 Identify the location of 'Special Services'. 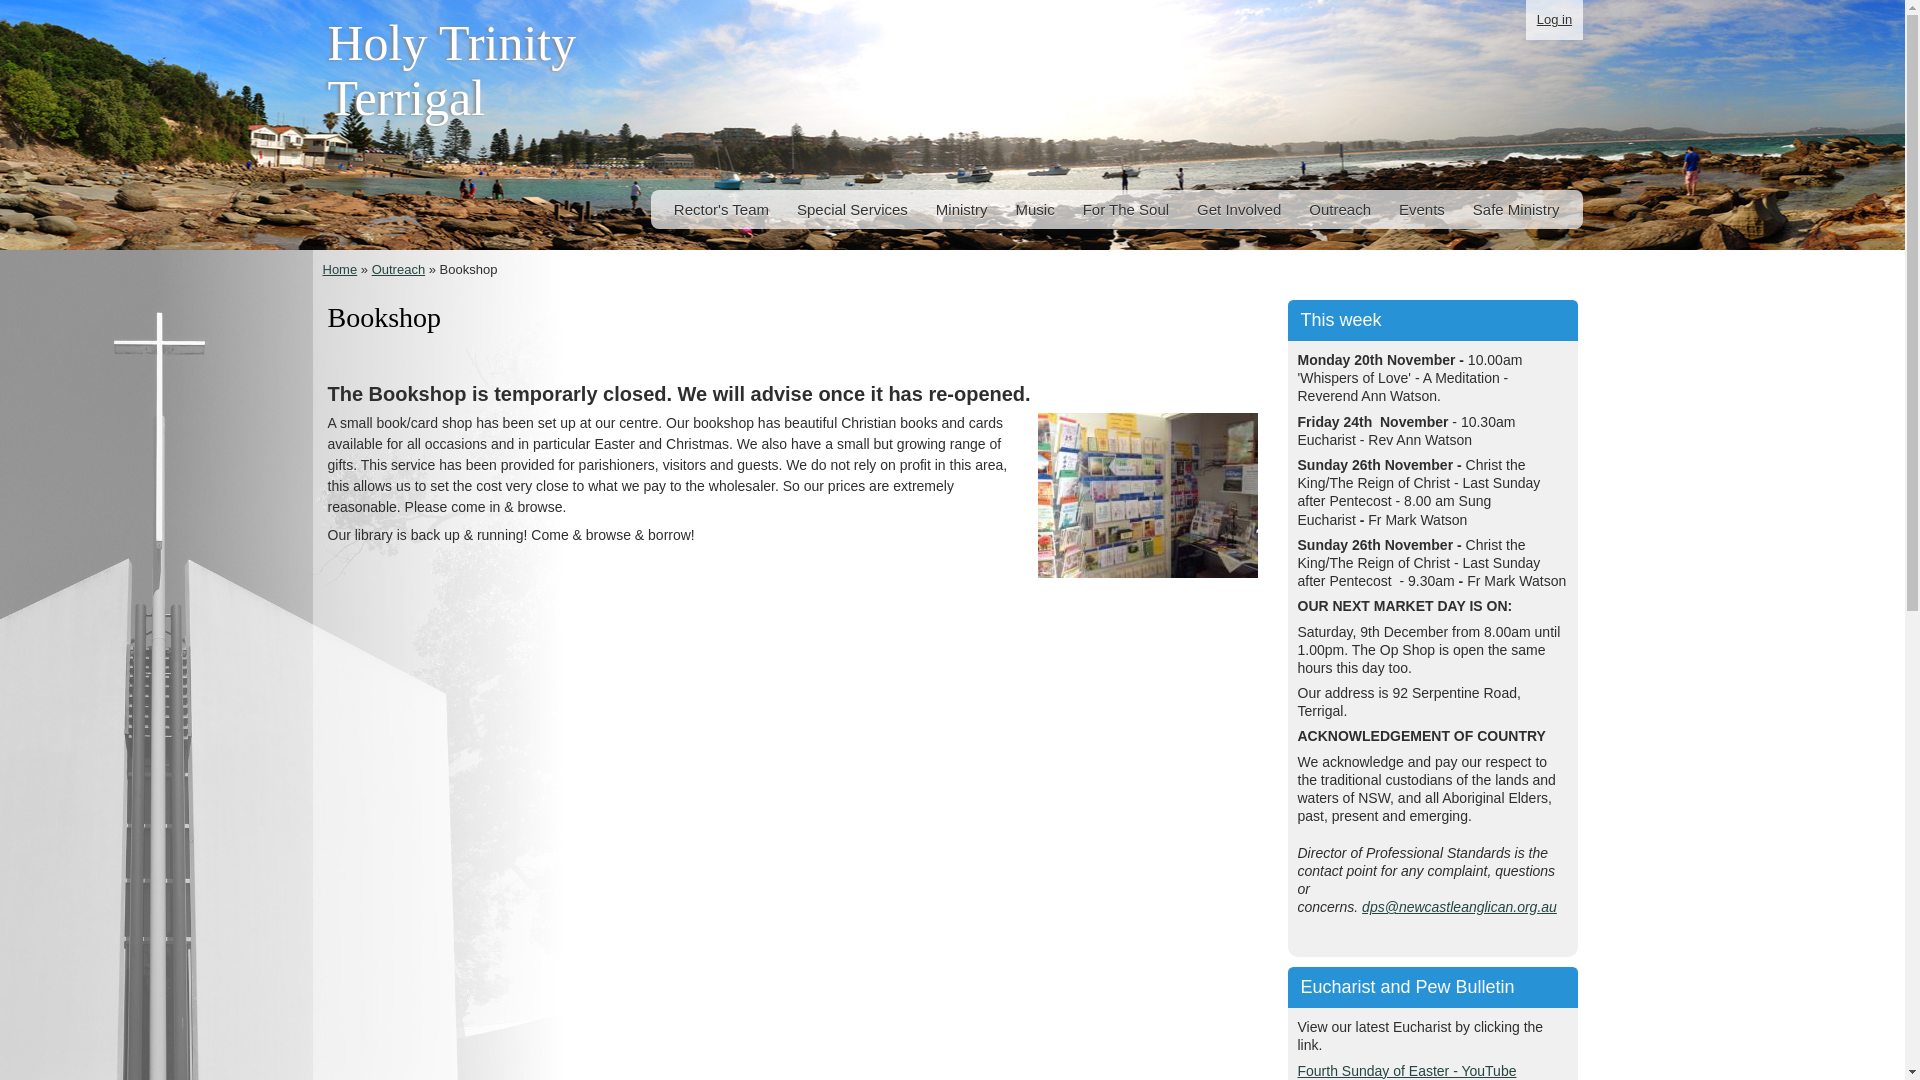
(852, 209).